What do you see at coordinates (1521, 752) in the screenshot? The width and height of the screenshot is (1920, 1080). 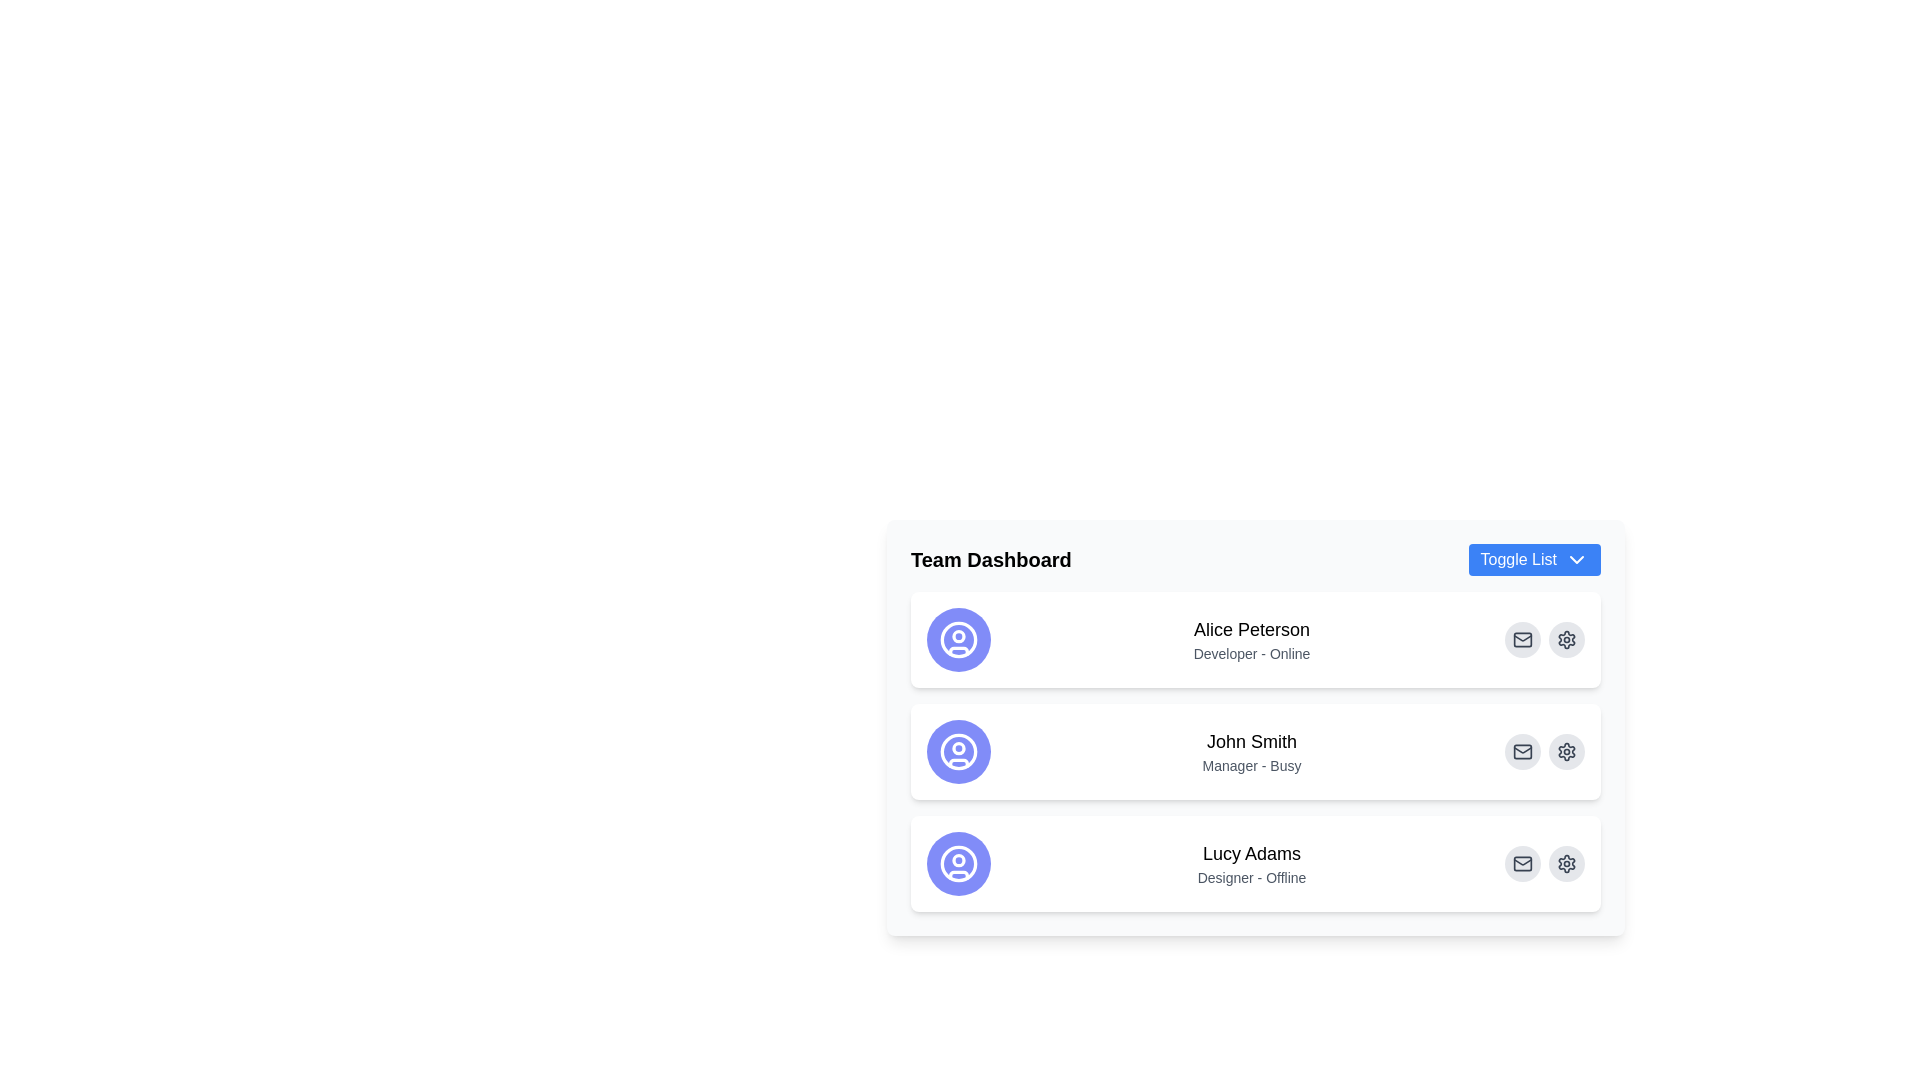 I see `the envelope icon representing email or messaging, located to the right of 'John Smith' in the list` at bounding box center [1521, 752].